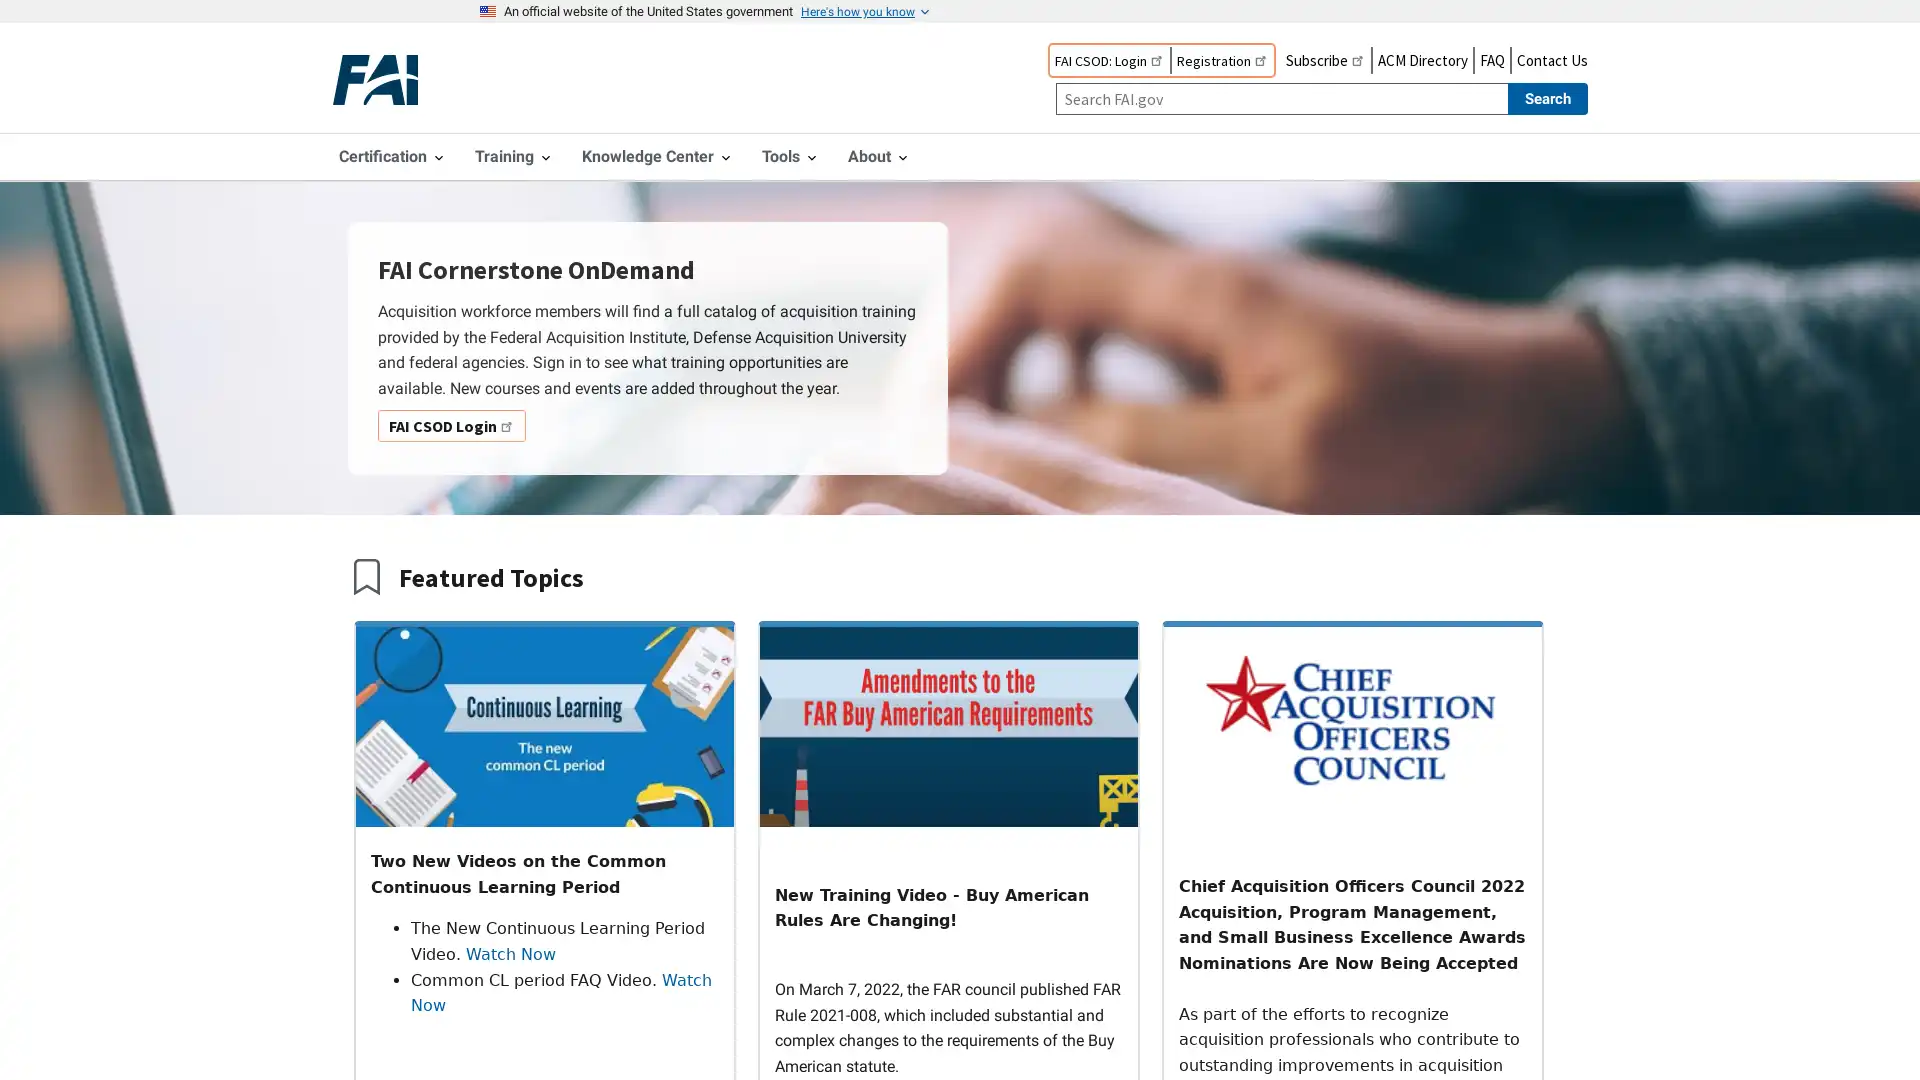  I want to click on Here's how you know, so click(858, 11).